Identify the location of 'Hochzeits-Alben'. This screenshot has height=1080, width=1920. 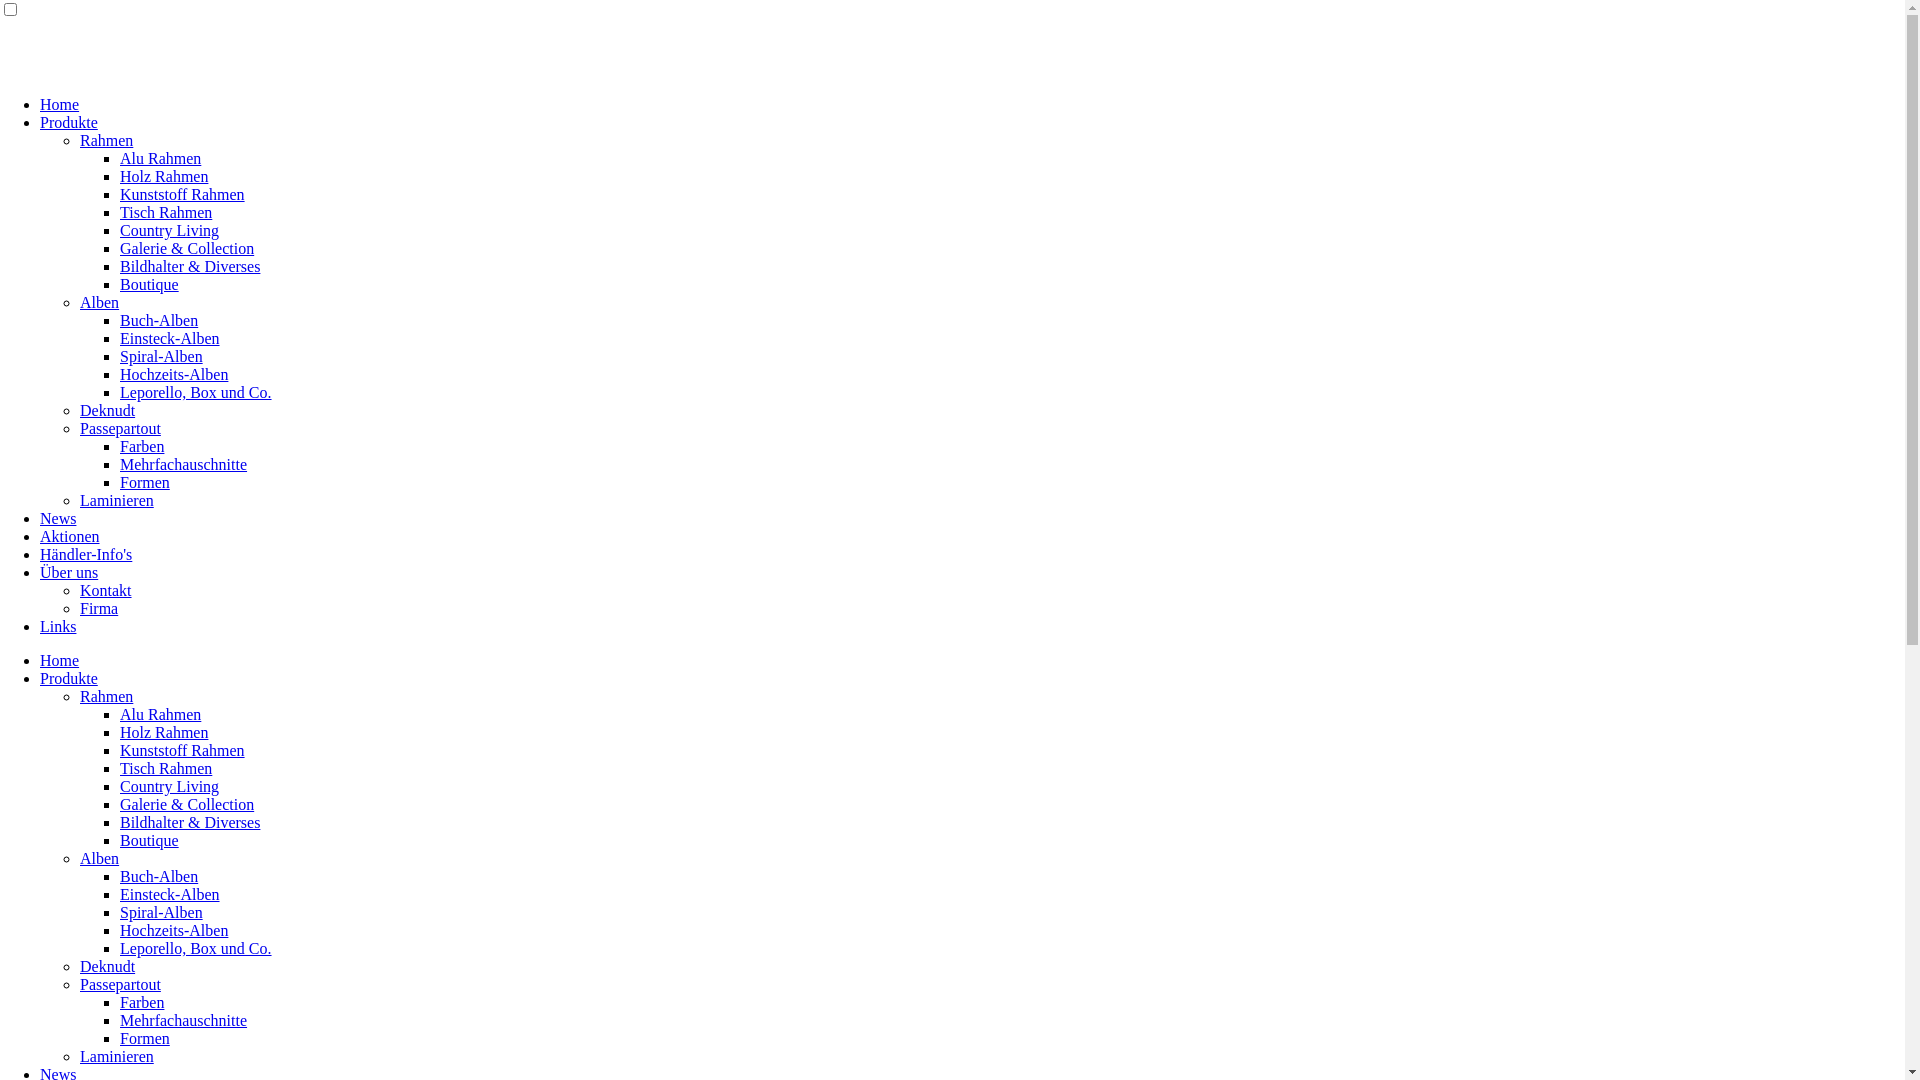
(173, 374).